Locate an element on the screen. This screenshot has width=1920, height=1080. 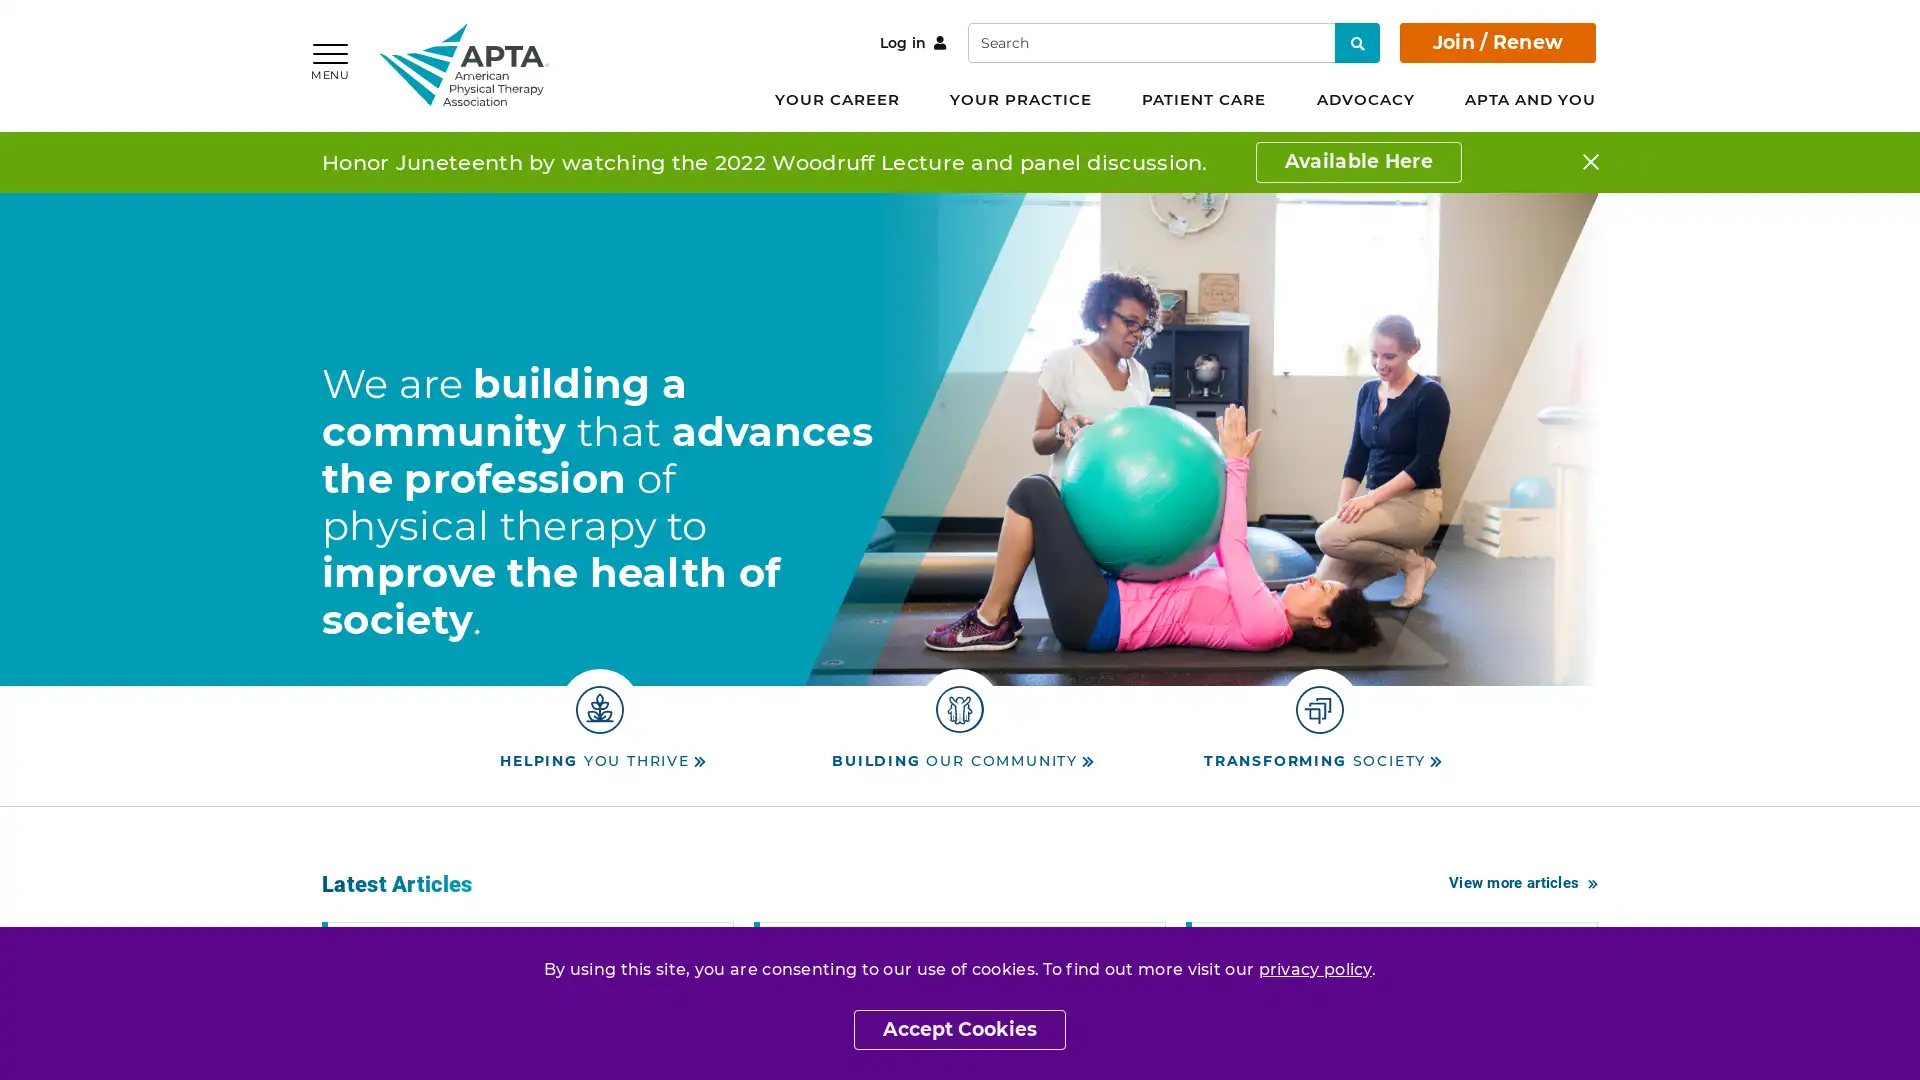
Search is located at coordinates (1357, 42).